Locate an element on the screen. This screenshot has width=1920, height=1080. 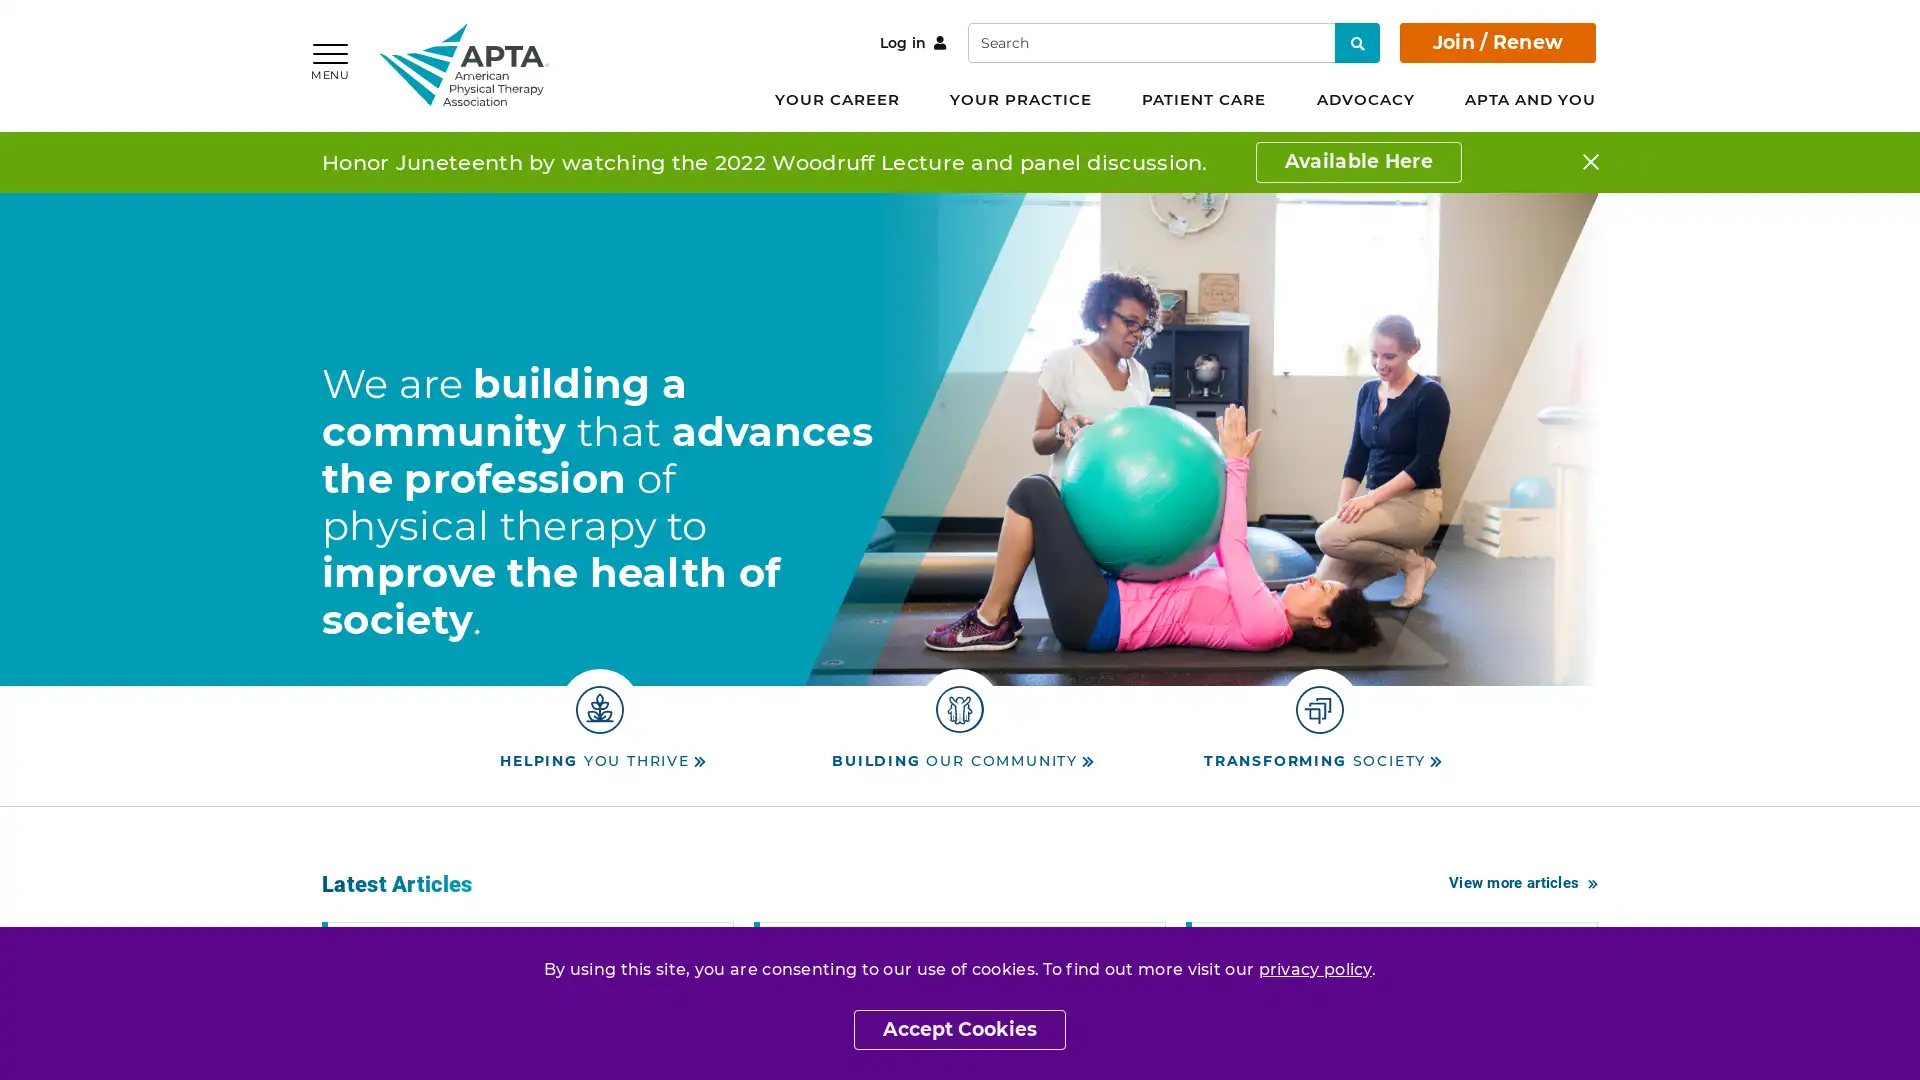
Search is located at coordinates (1357, 42).